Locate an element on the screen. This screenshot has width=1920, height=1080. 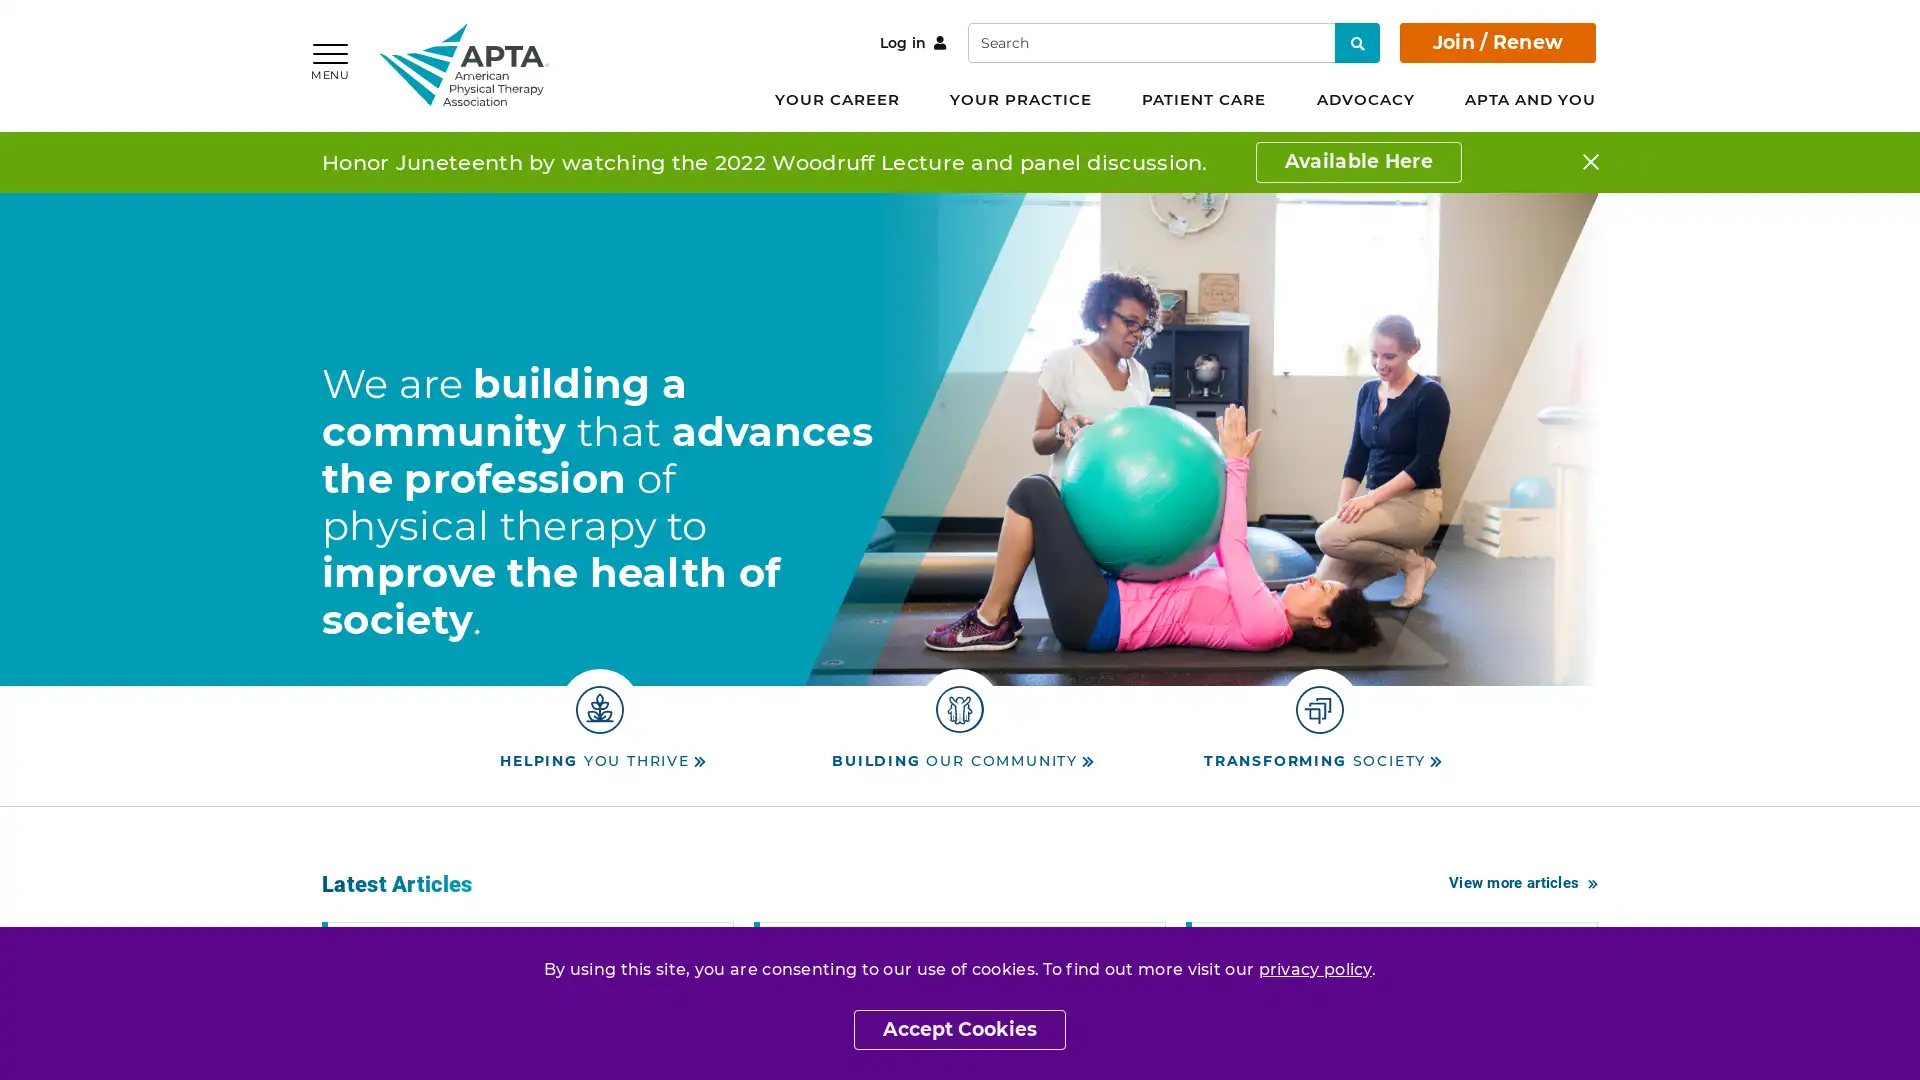
Search is located at coordinates (1357, 42).